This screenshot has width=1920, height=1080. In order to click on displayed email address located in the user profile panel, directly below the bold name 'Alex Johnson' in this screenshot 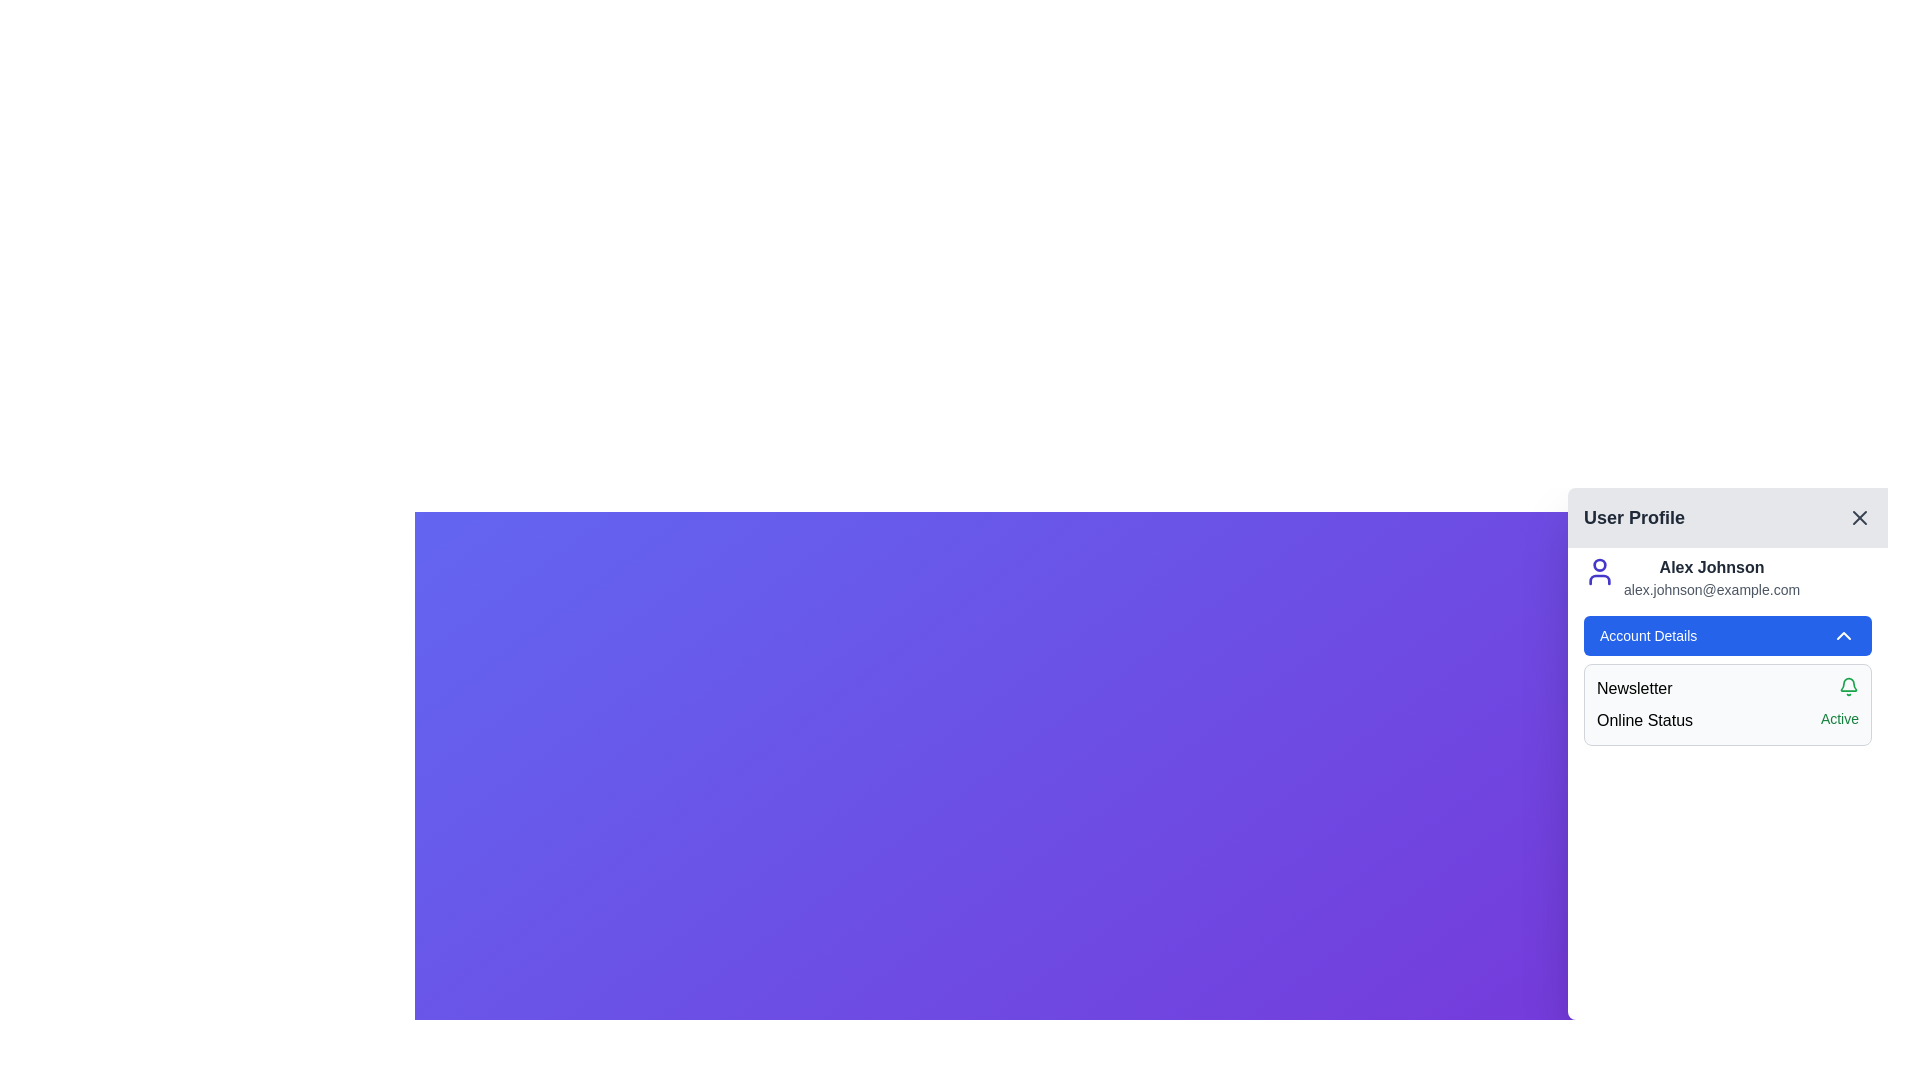, I will do `click(1711, 589)`.